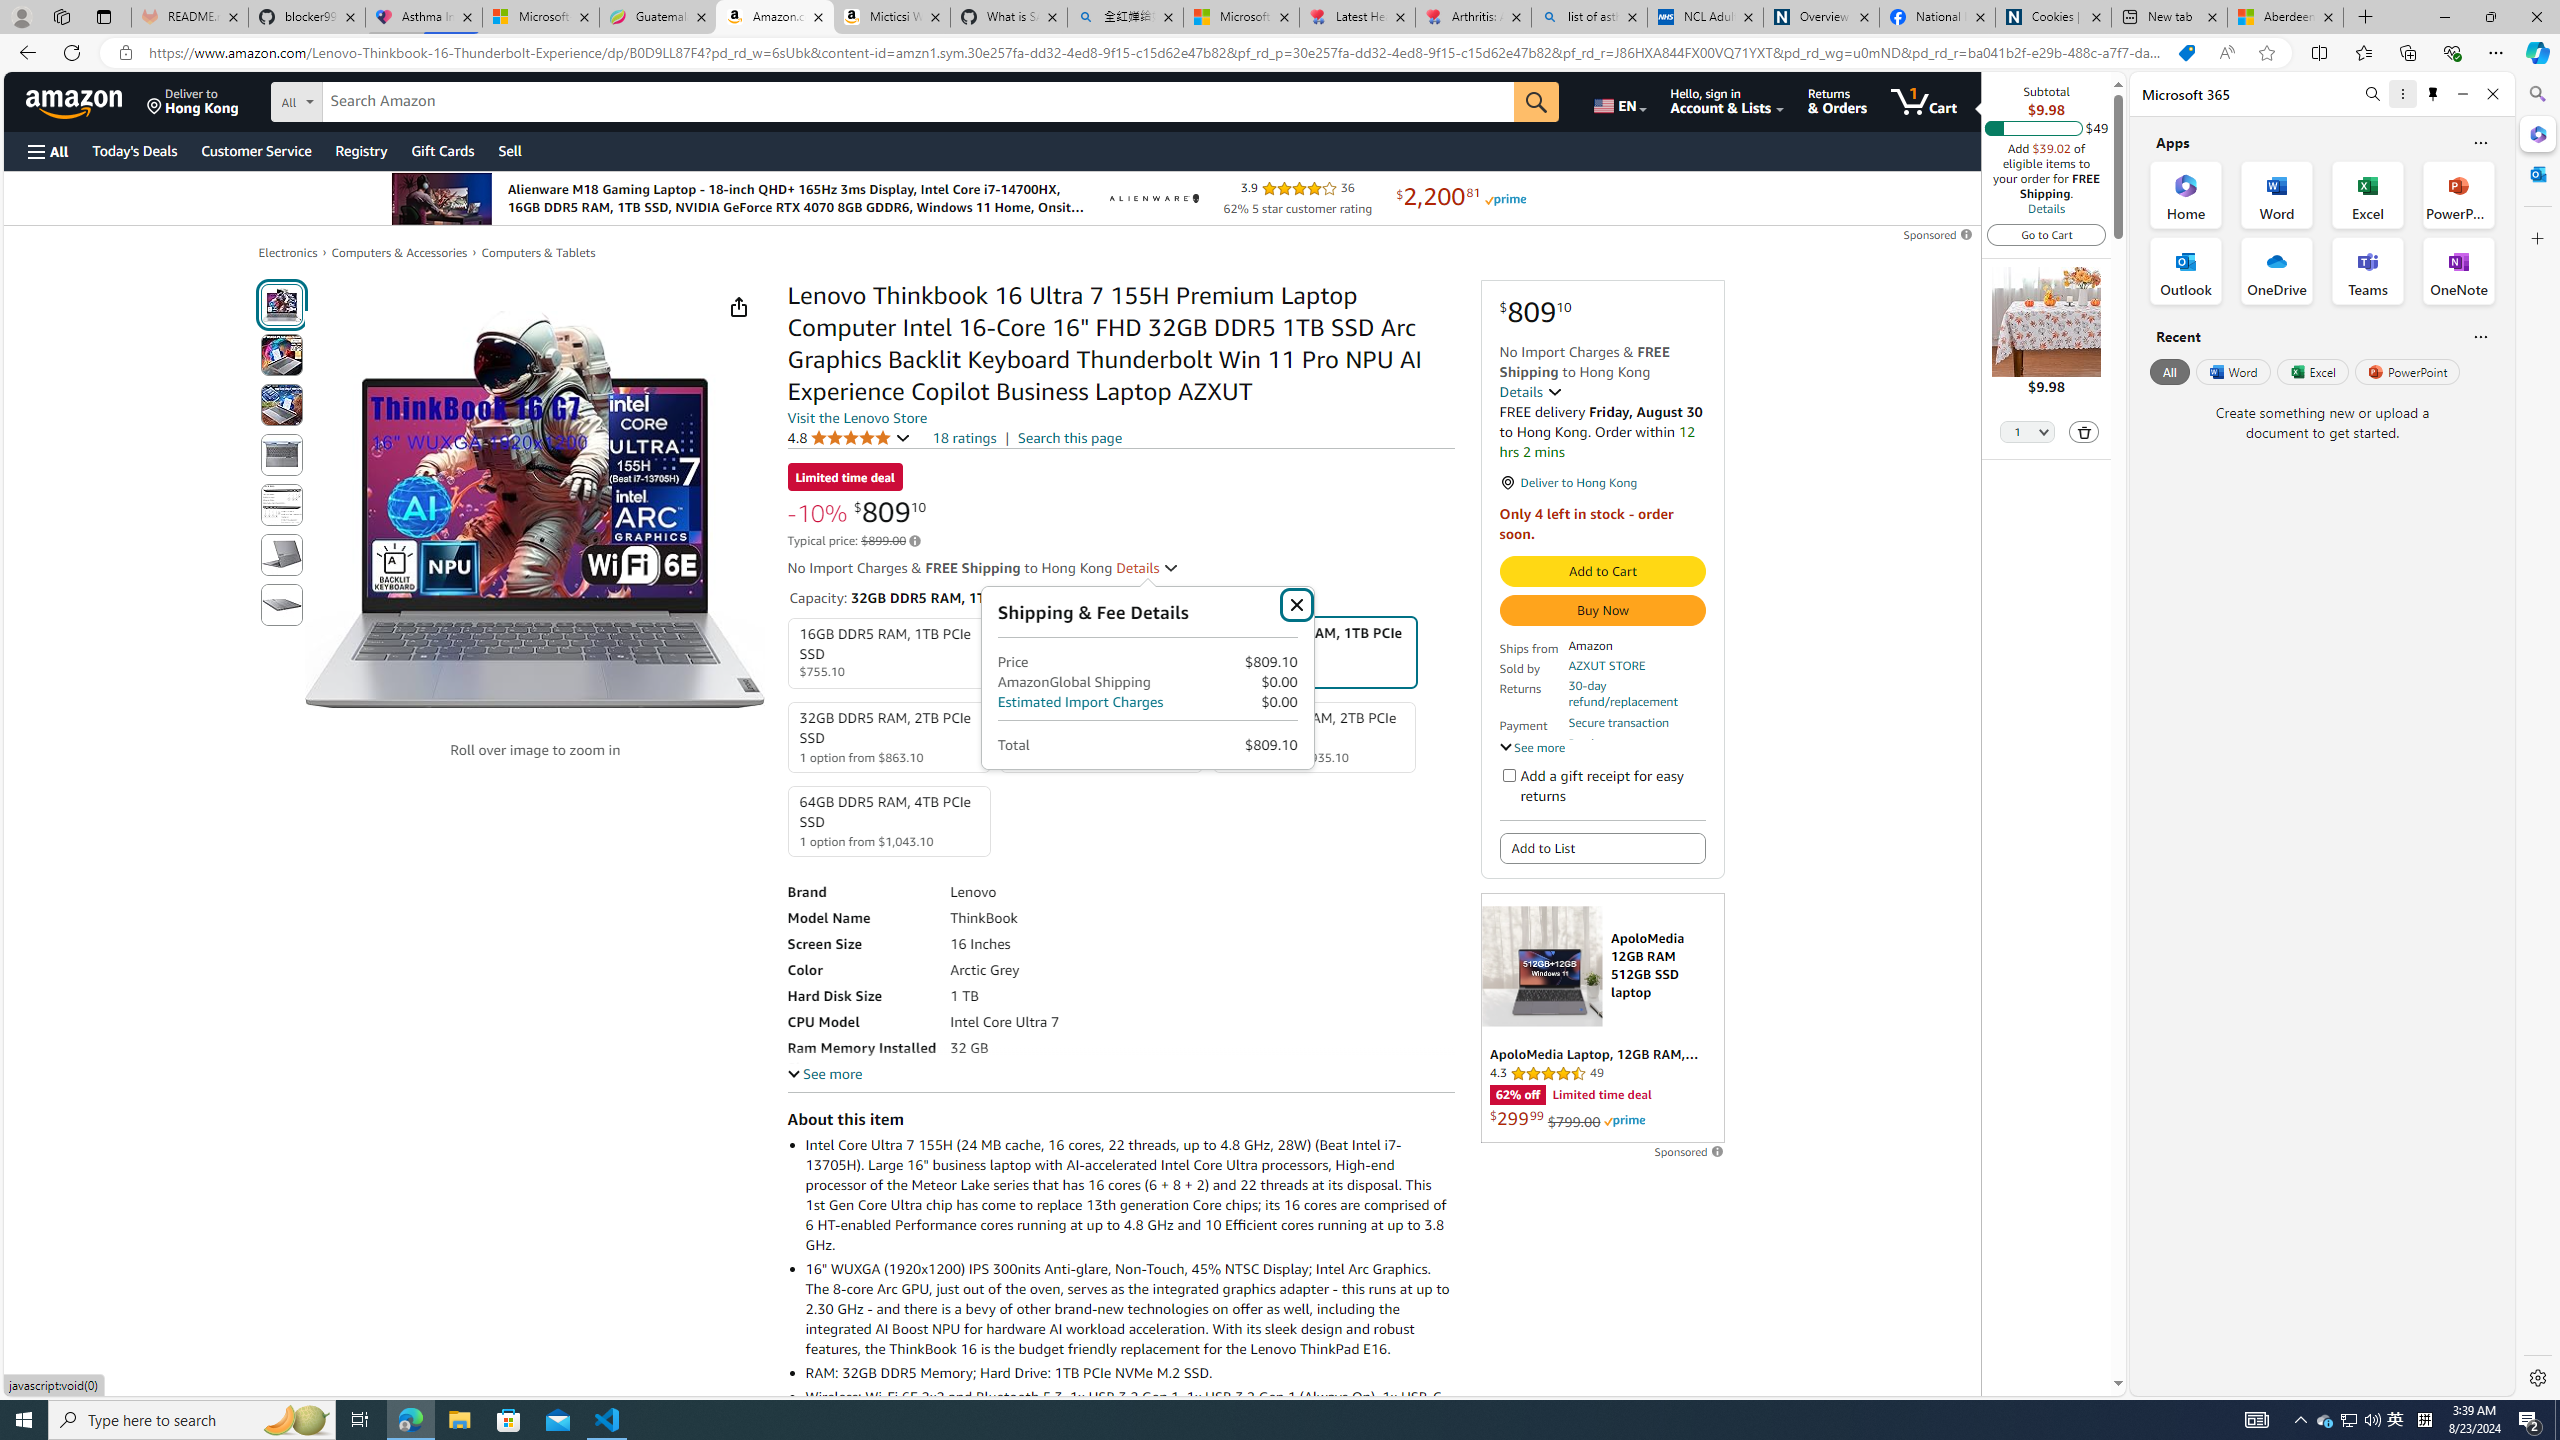  I want to click on 'Computers & Tablets', so click(538, 252).